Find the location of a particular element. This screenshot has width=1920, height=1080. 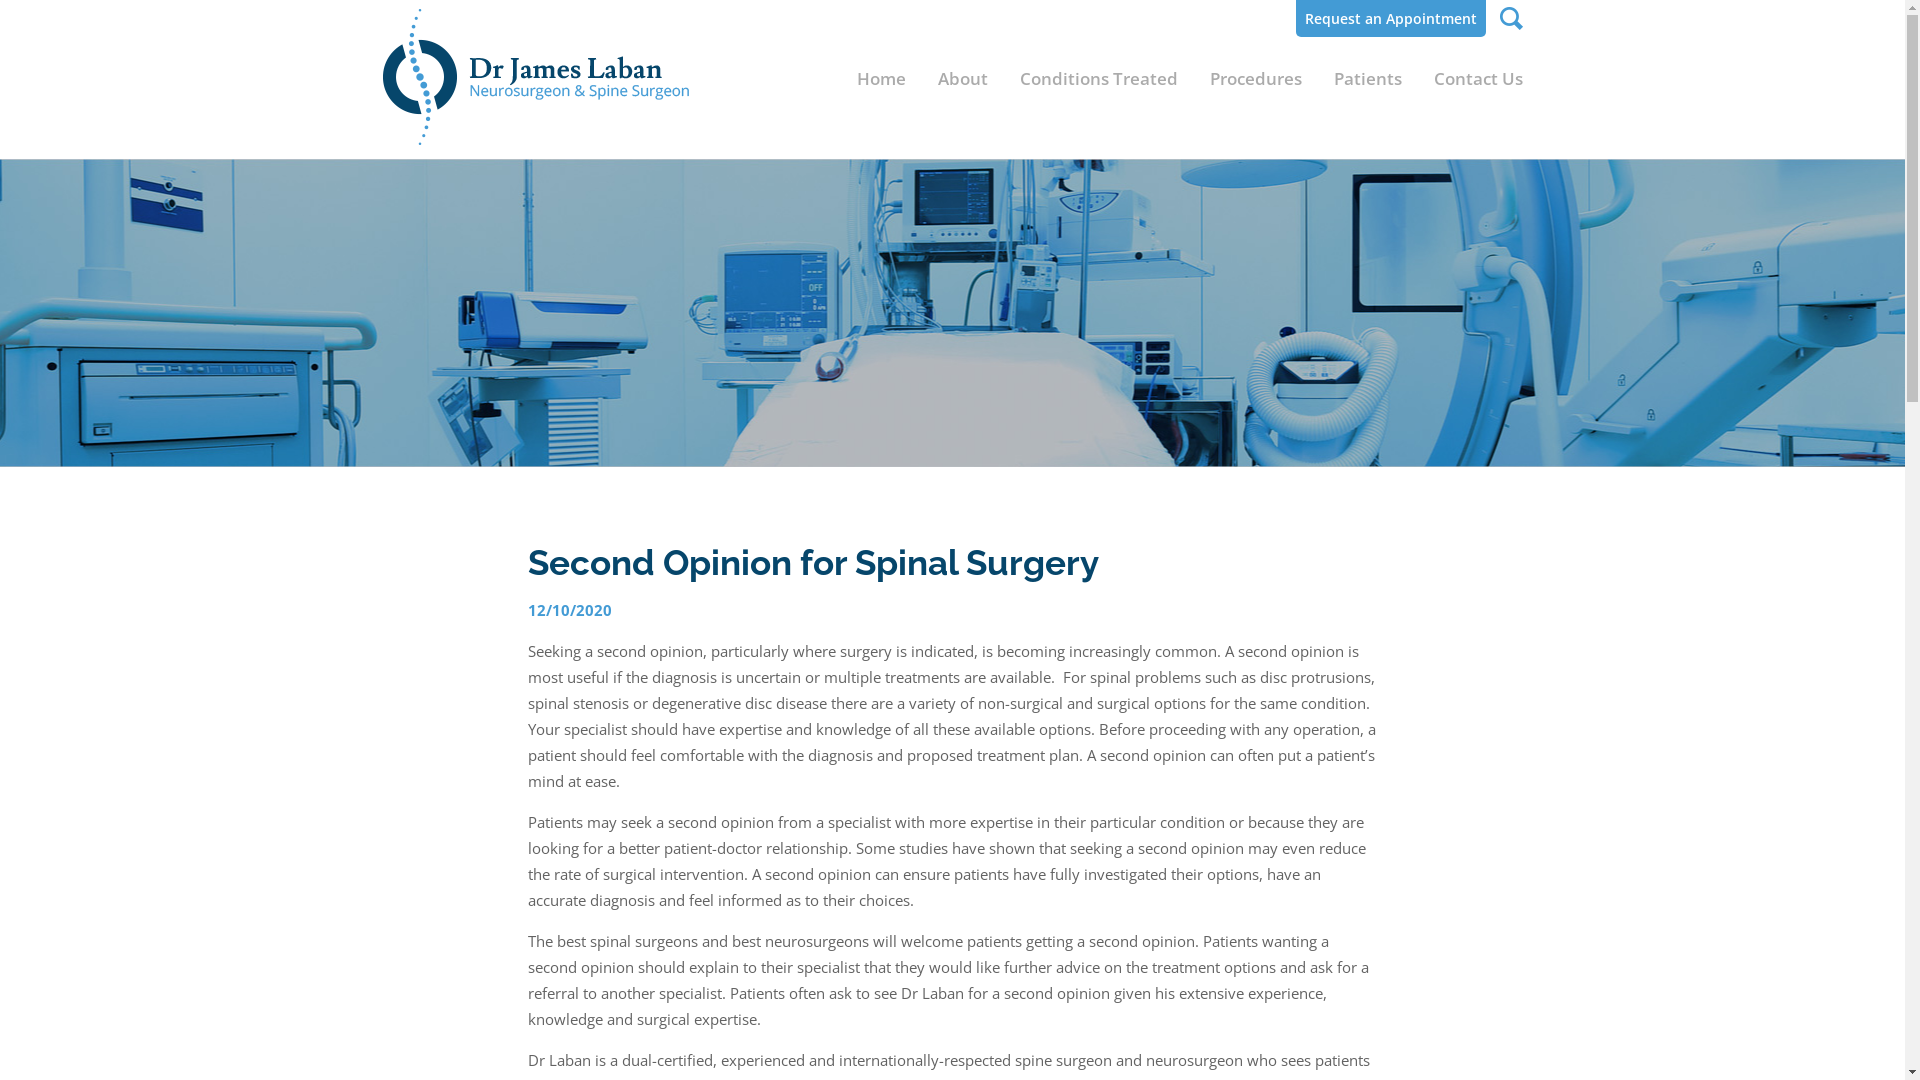

'Patients' is located at coordinates (1367, 77).